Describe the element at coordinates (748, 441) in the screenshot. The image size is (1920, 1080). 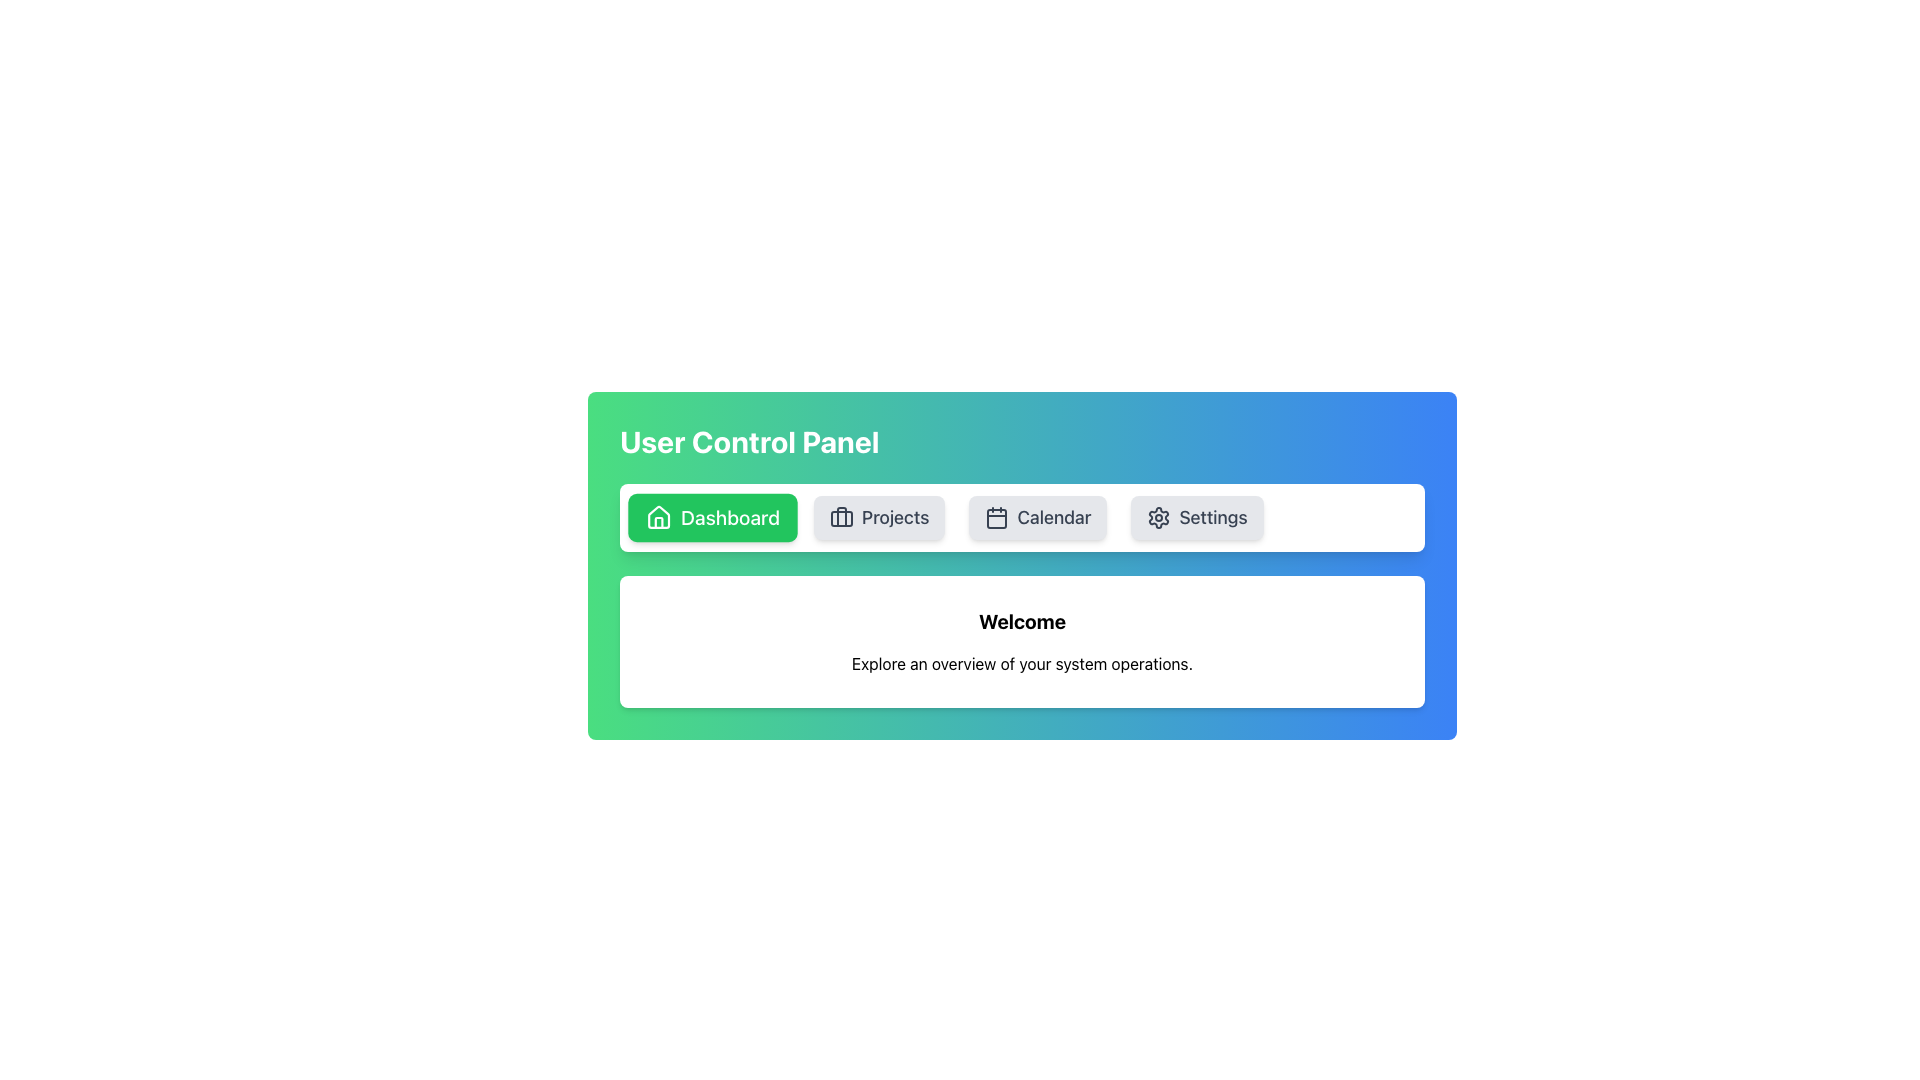
I see `the static text header located at the top-left corner of the user control panel page, which indicates the name or purpose of the interface section` at that location.